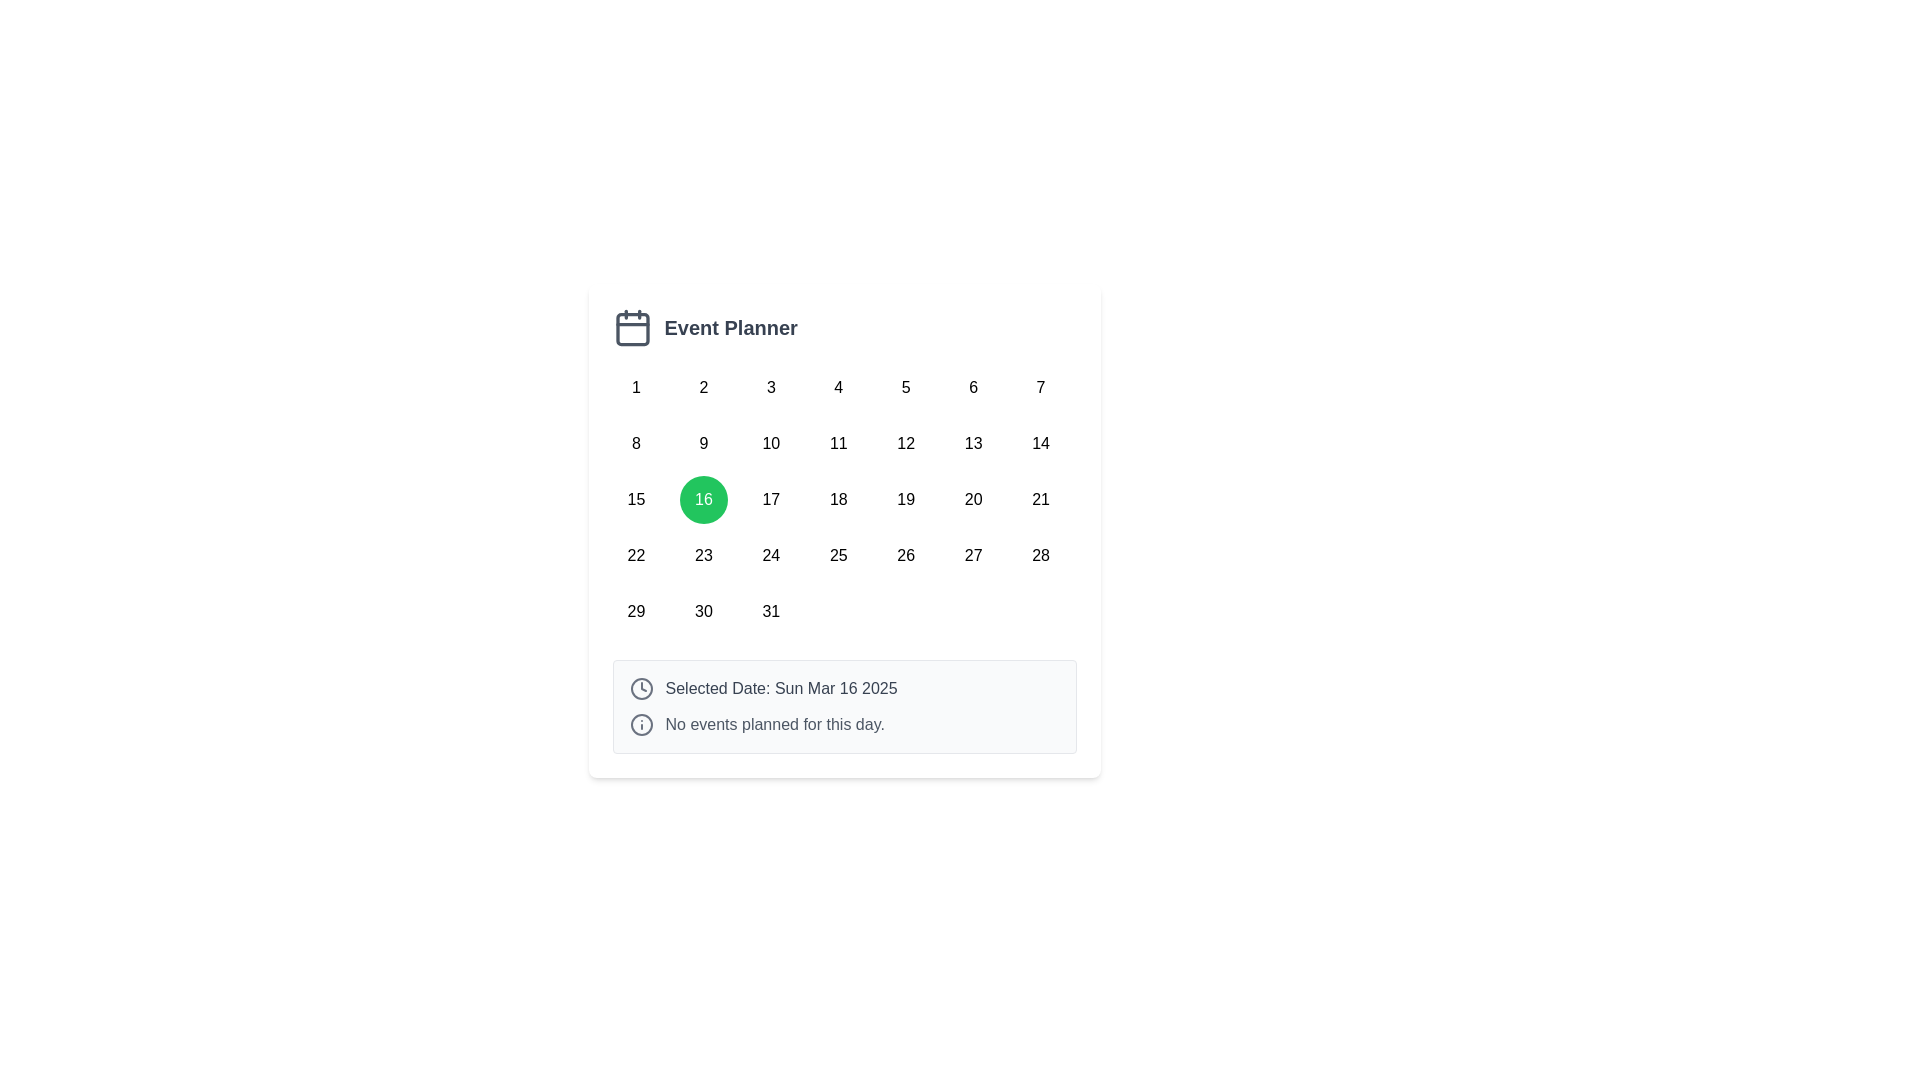  What do you see at coordinates (844, 705) in the screenshot?
I see `the informational section or card that summarizes the currently selected date in the calendar, located at the bottom of the Event Planner interface` at bounding box center [844, 705].